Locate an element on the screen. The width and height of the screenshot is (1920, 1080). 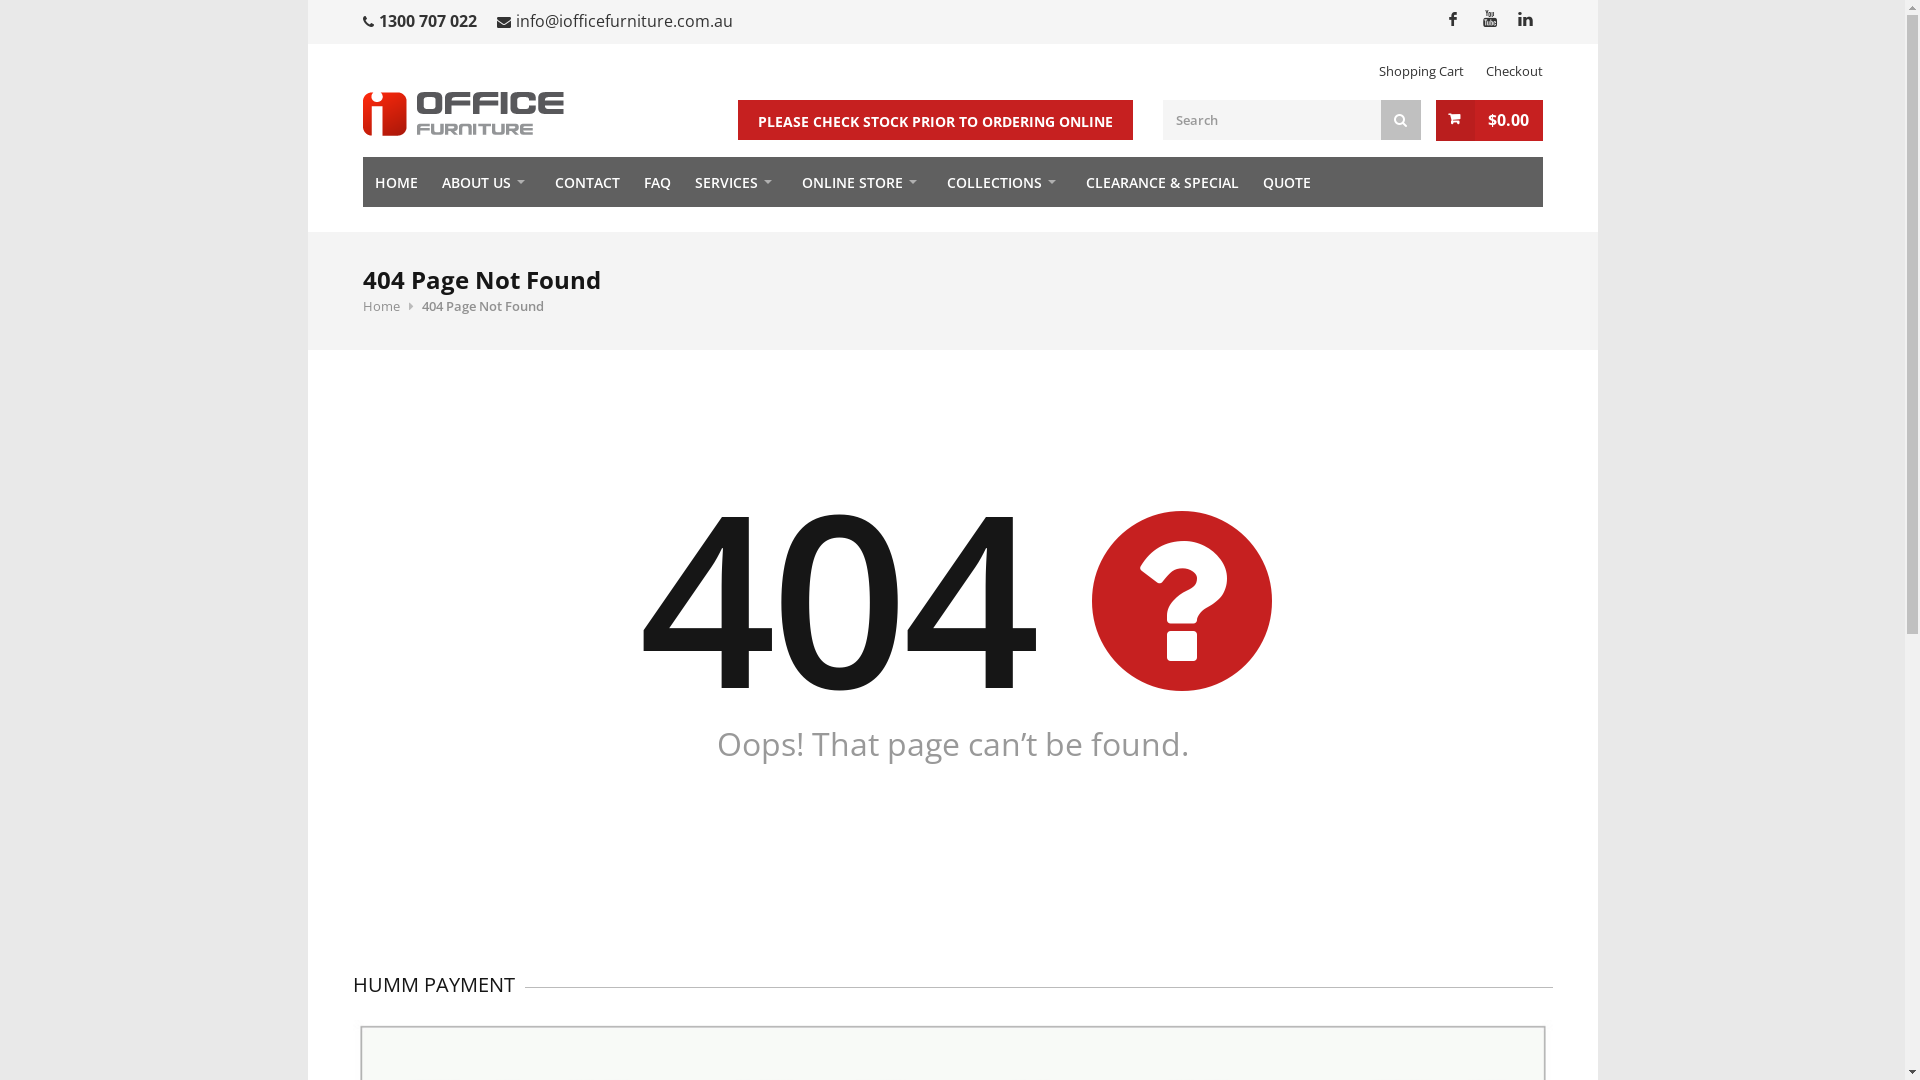
'CLEARANCE & SPECIAL' is located at coordinates (1162, 181).